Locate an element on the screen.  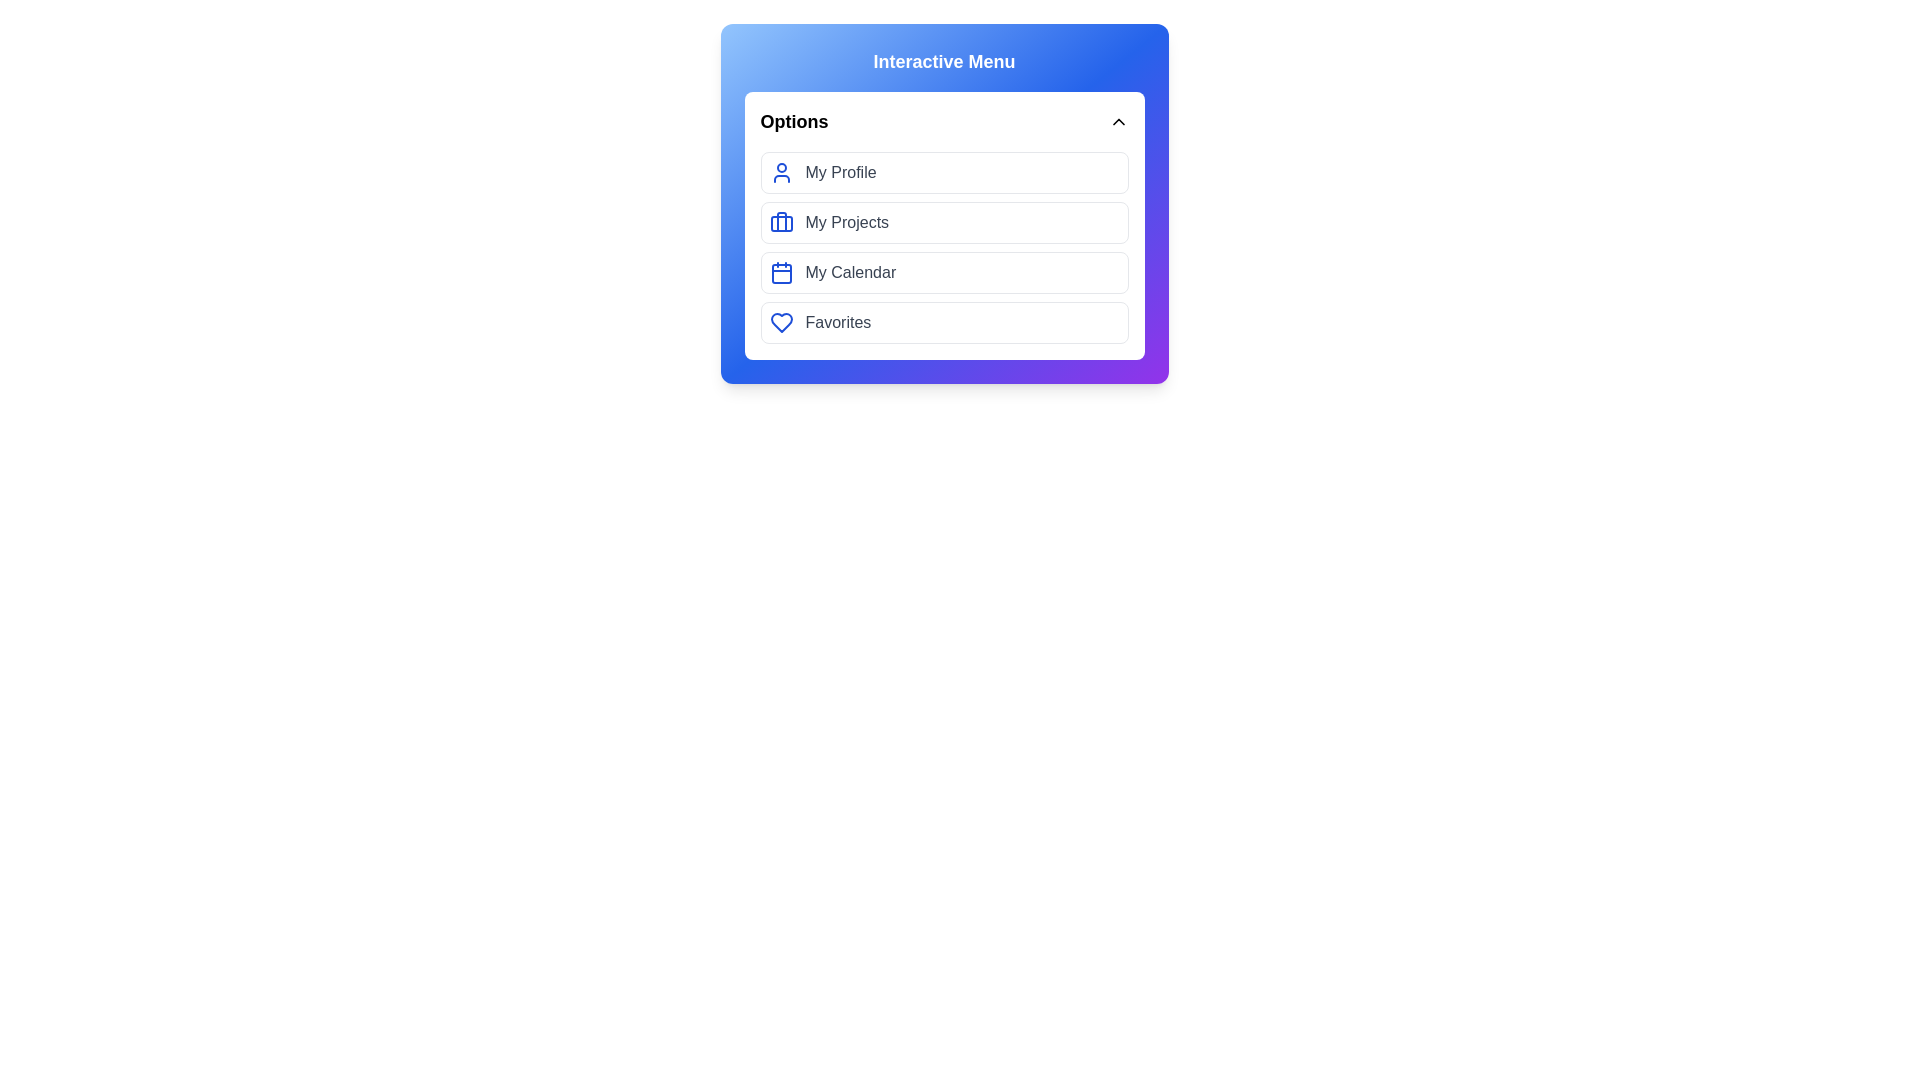
the SVG rectangle element with rounded corners that represents the main body of the briefcase icon for the 'My Projects' menu option is located at coordinates (780, 223).